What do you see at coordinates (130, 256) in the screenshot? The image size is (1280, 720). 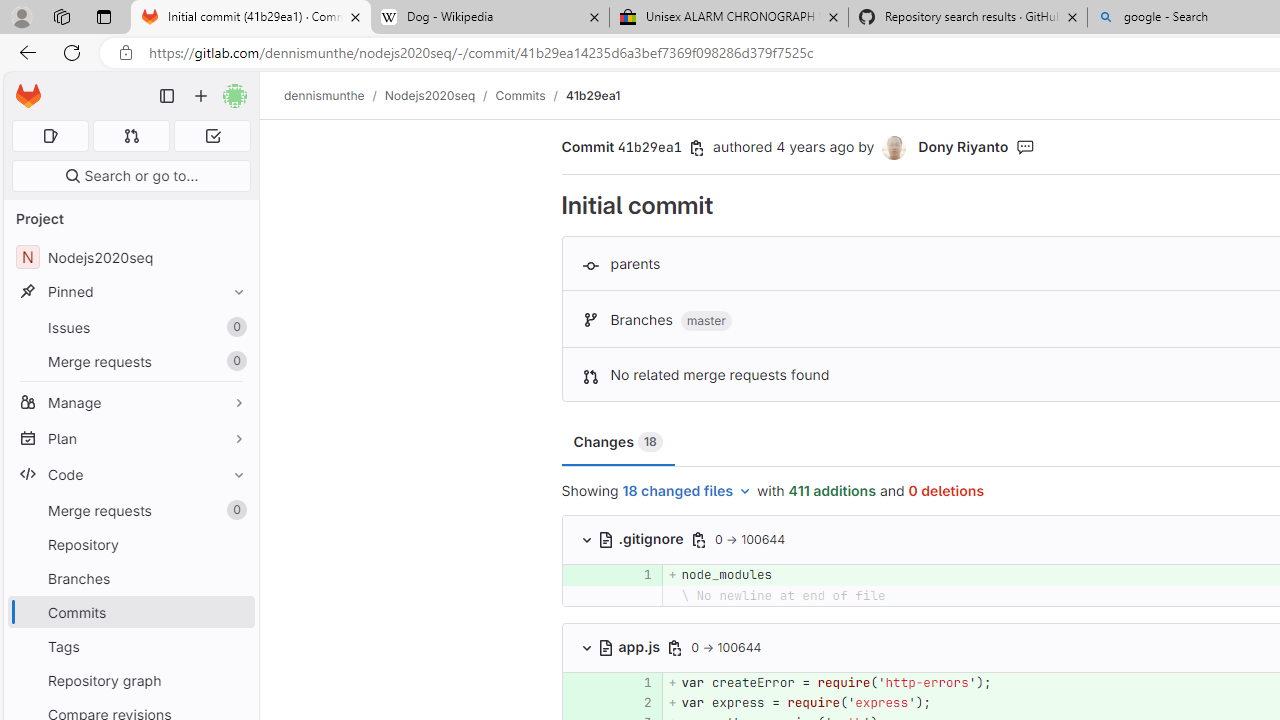 I see `'N Nodejs2020seq'` at bounding box center [130, 256].